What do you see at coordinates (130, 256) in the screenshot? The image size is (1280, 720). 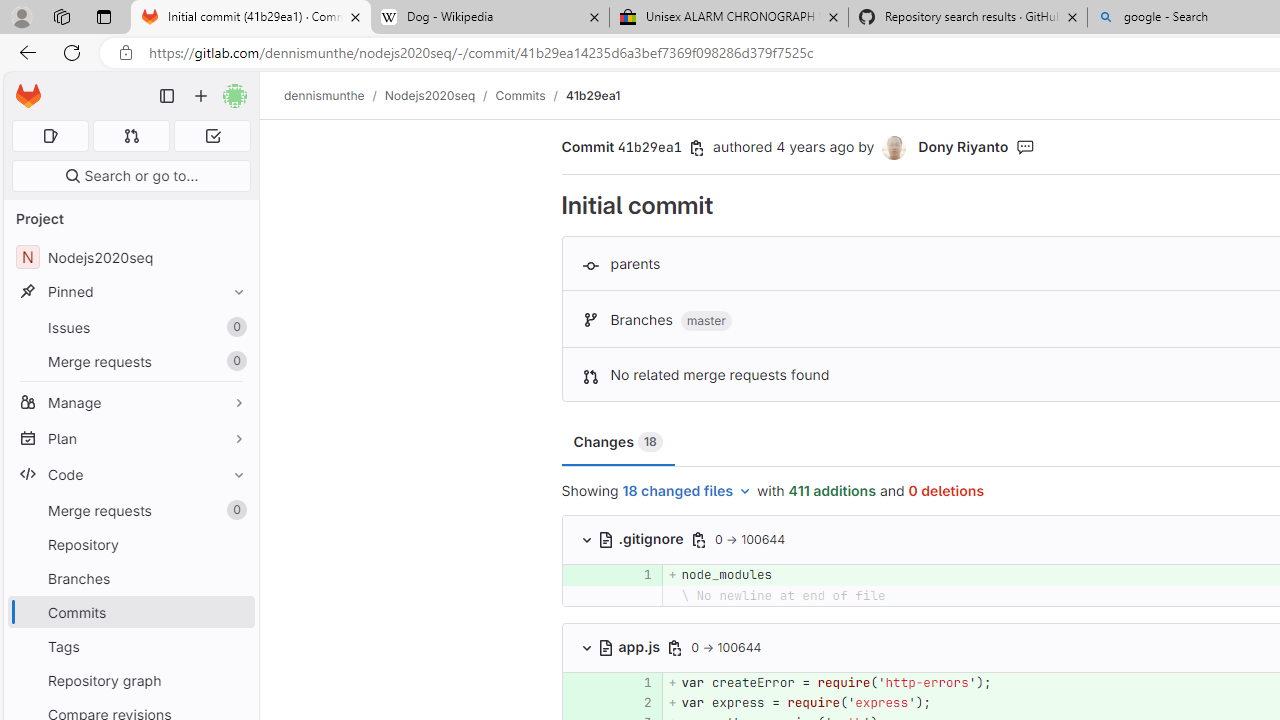 I see `'N Nodejs2020seq'` at bounding box center [130, 256].